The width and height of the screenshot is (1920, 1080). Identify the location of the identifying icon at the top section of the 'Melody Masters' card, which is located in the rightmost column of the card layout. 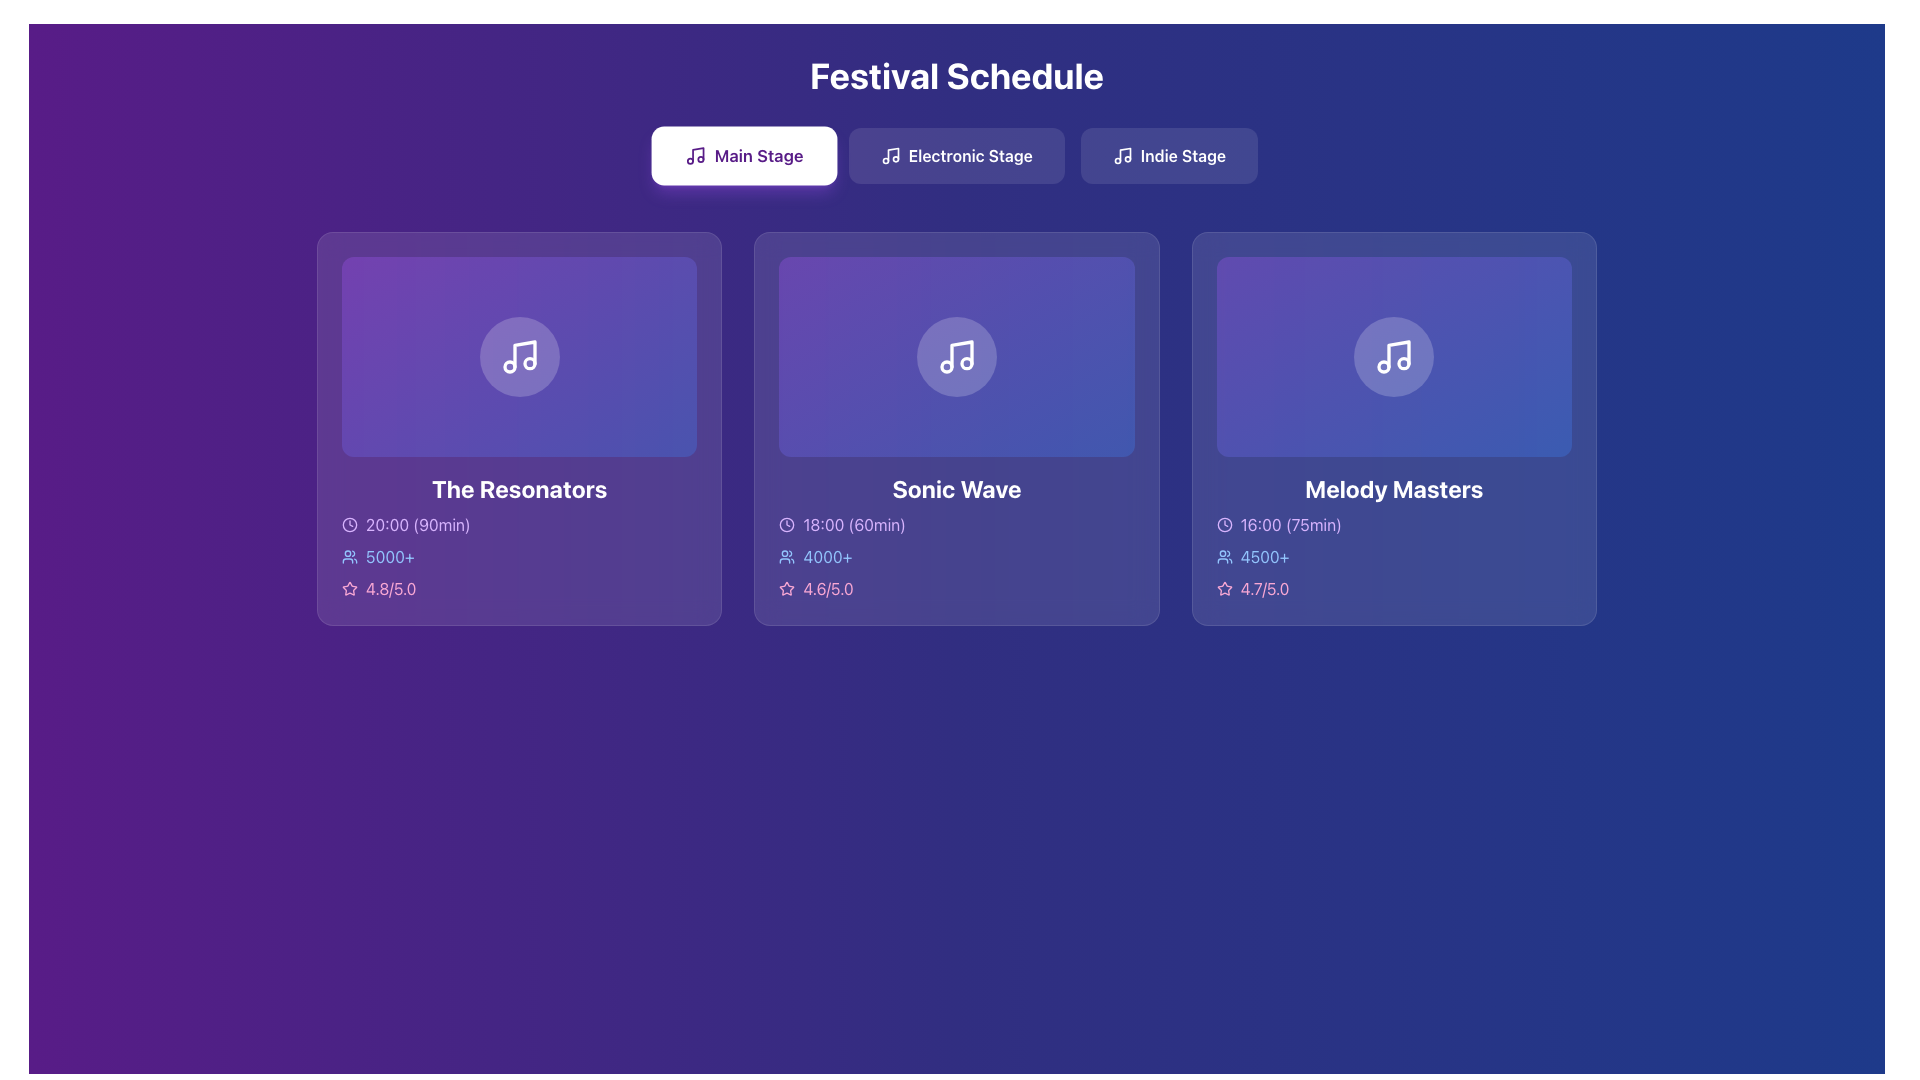
(1393, 355).